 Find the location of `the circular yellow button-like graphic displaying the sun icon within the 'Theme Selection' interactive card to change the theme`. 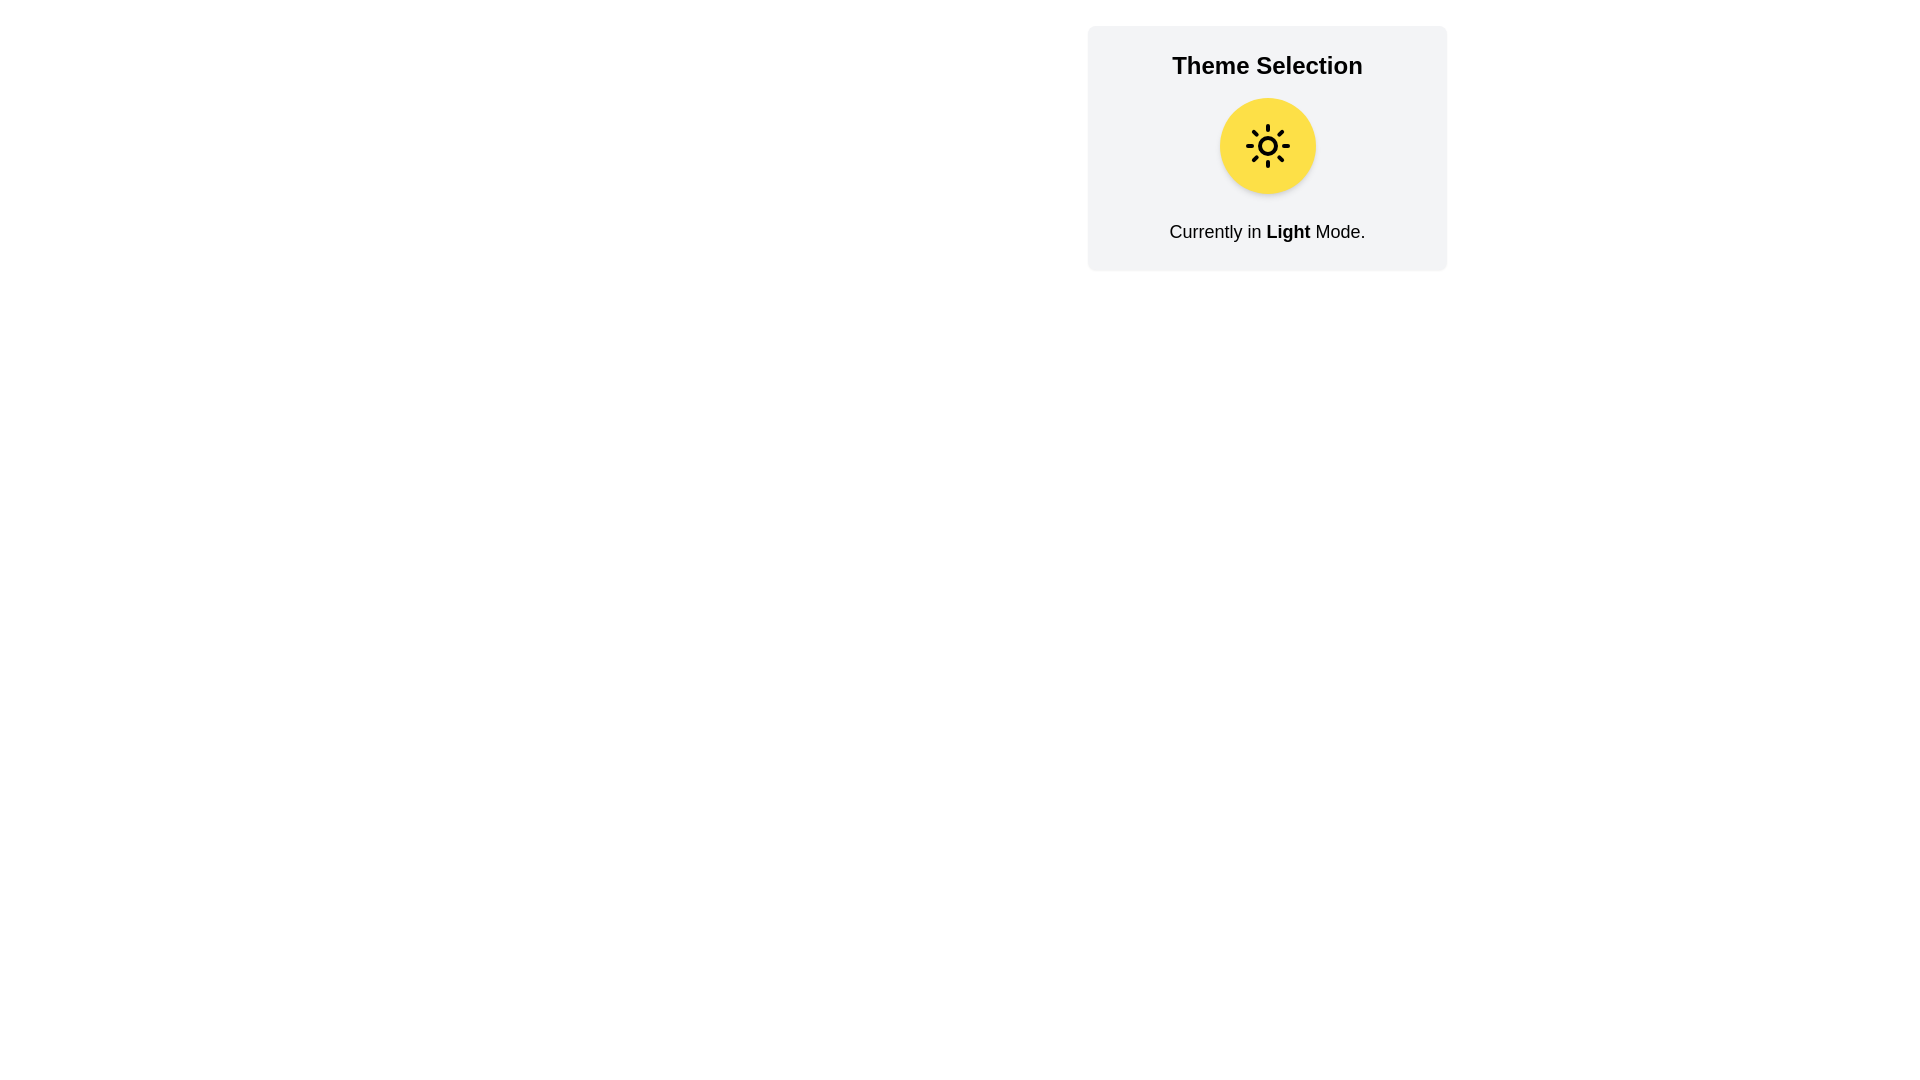

the circular yellow button-like graphic displaying the sun icon within the 'Theme Selection' interactive card to change the theme is located at coordinates (1266, 146).